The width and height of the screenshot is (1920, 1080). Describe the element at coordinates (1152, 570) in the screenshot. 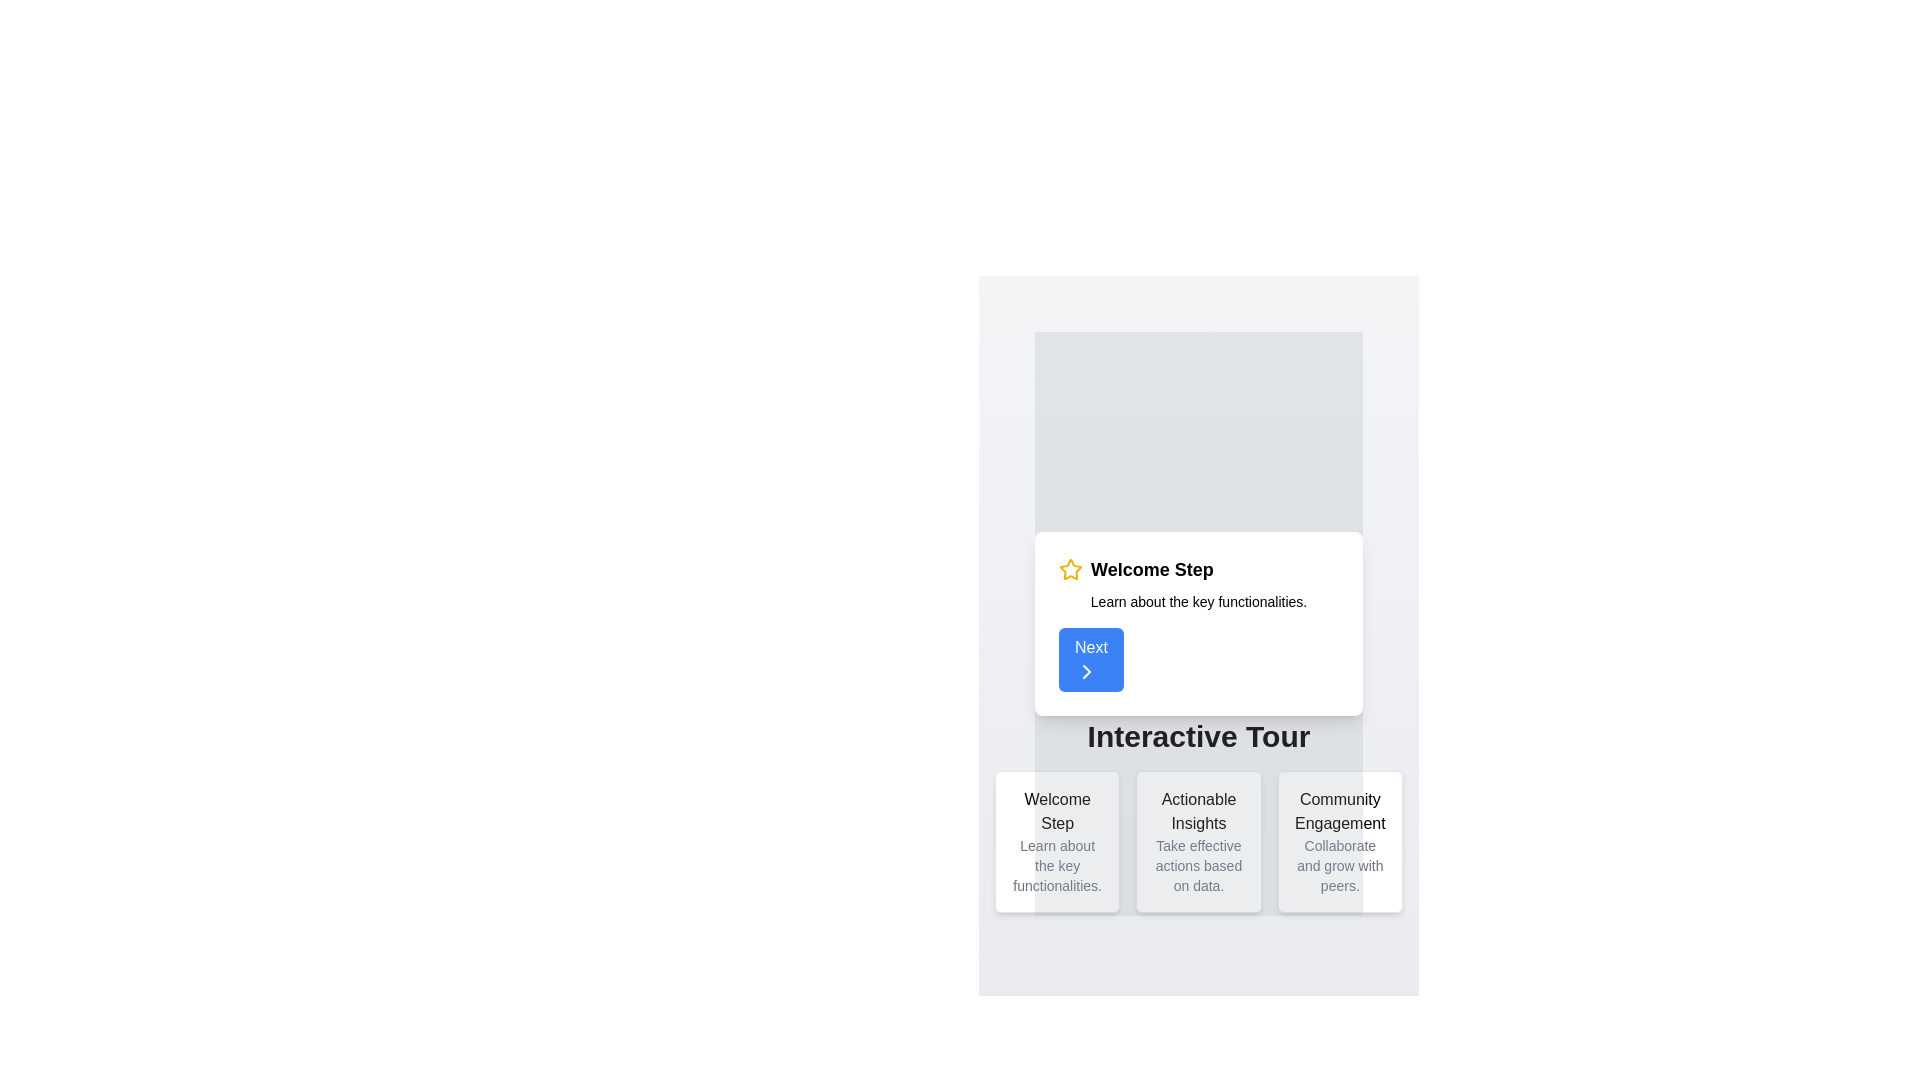

I see `the 'Welcome Step' text label, which is a bold and large font label located towards the center-right of a light box in a pop-up card` at that location.